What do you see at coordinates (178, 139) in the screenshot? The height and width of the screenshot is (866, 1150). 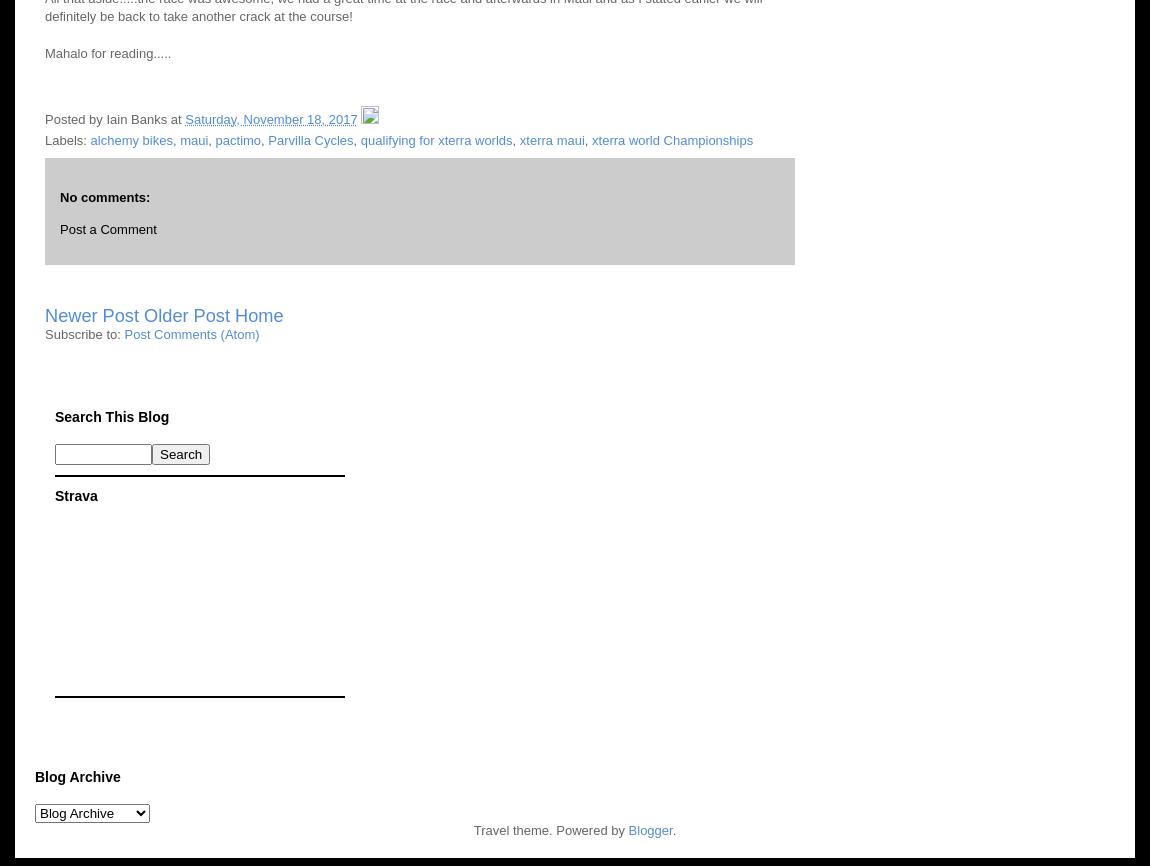 I see `'maui'` at bounding box center [178, 139].